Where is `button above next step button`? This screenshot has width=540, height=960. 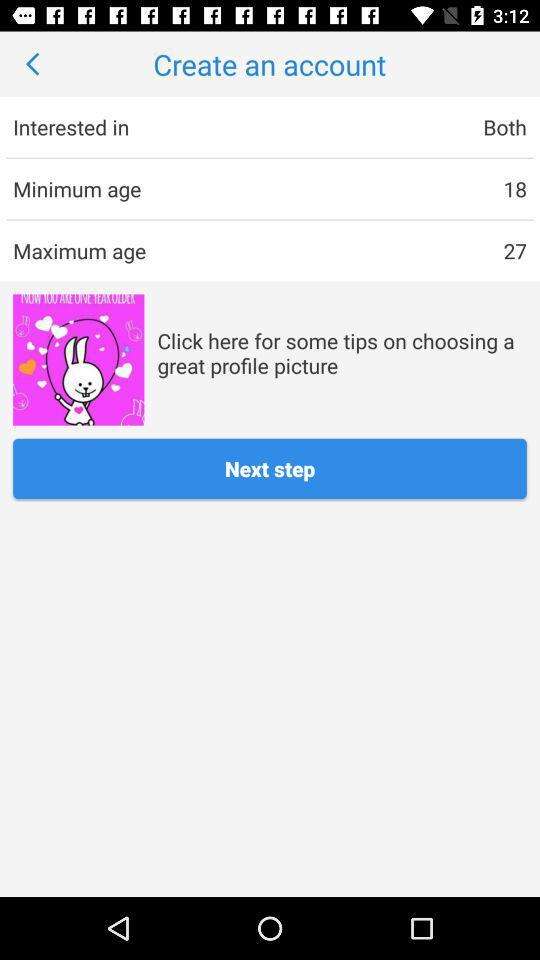 button above next step button is located at coordinates (77, 360).